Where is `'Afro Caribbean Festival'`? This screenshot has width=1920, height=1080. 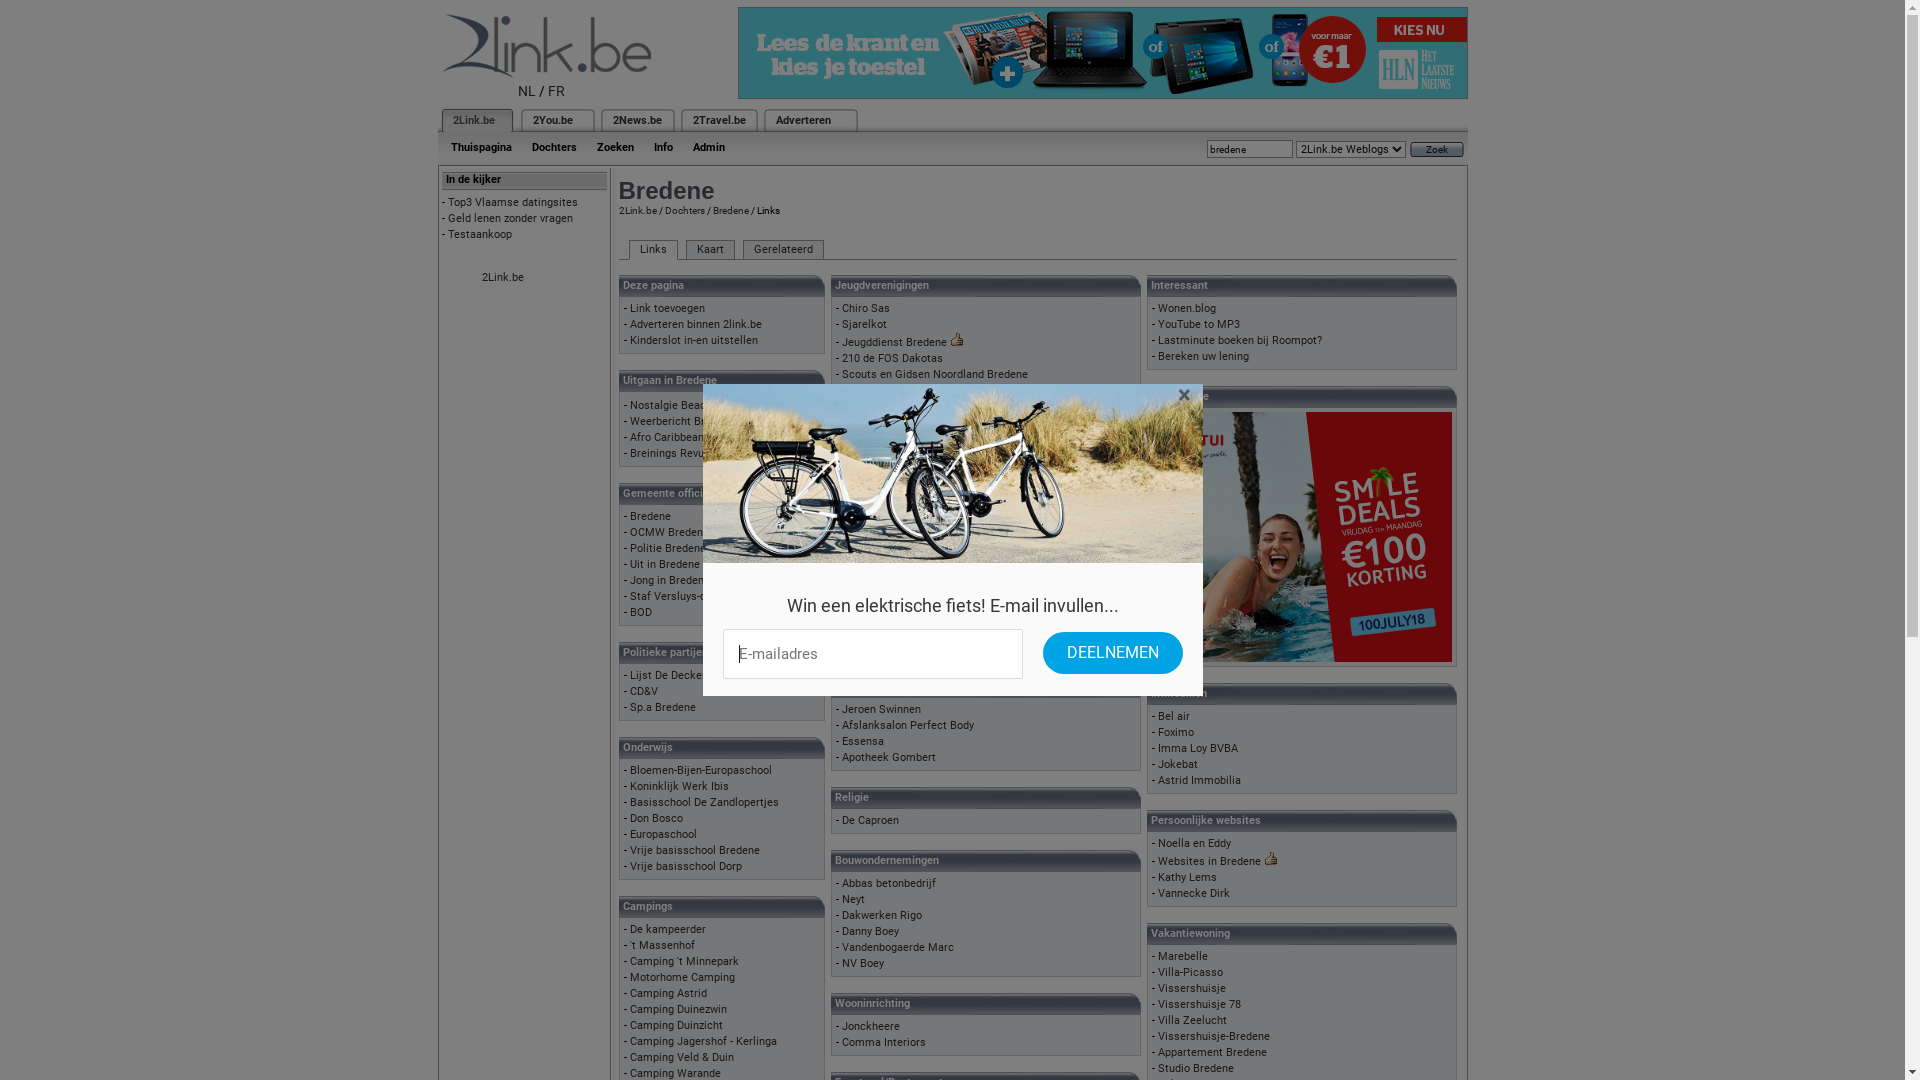 'Afro Caribbean Festival' is located at coordinates (687, 436).